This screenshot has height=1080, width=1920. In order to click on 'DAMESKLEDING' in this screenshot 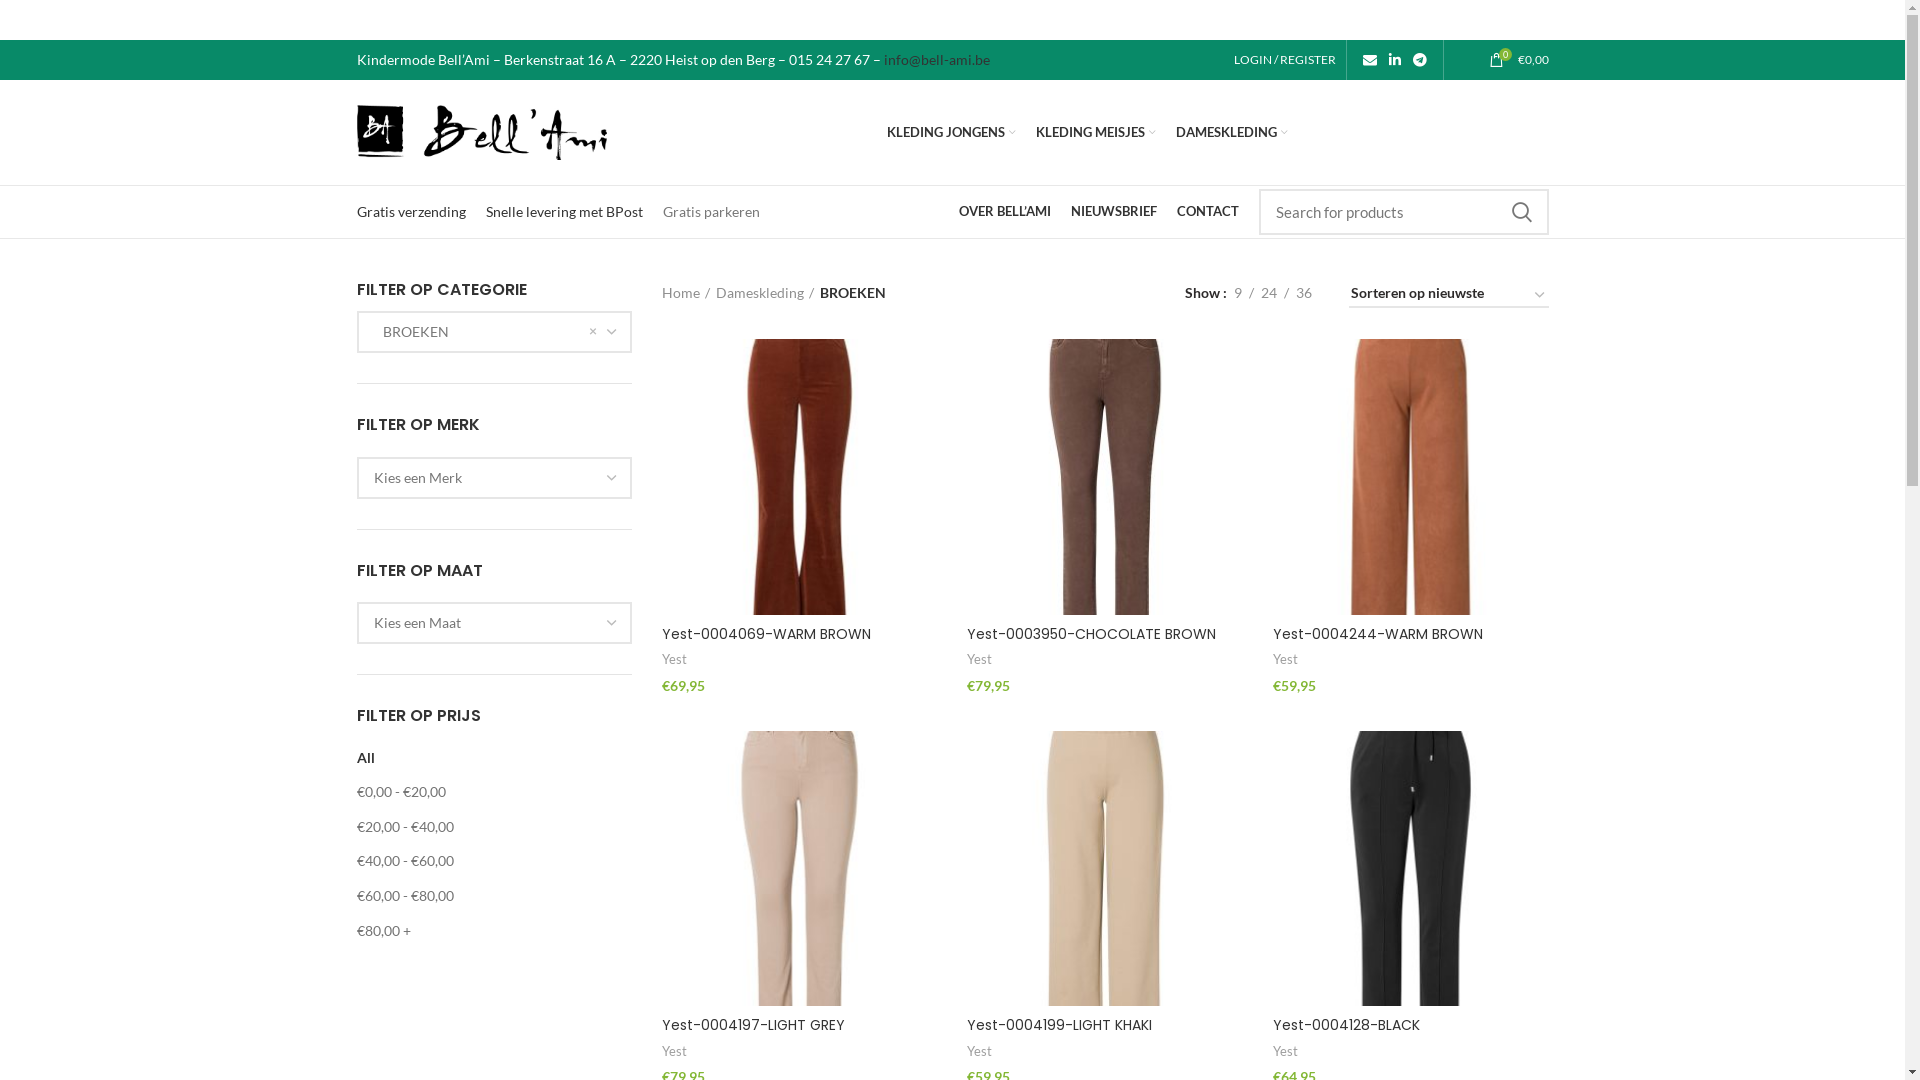, I will do `click(1231, 131)`.